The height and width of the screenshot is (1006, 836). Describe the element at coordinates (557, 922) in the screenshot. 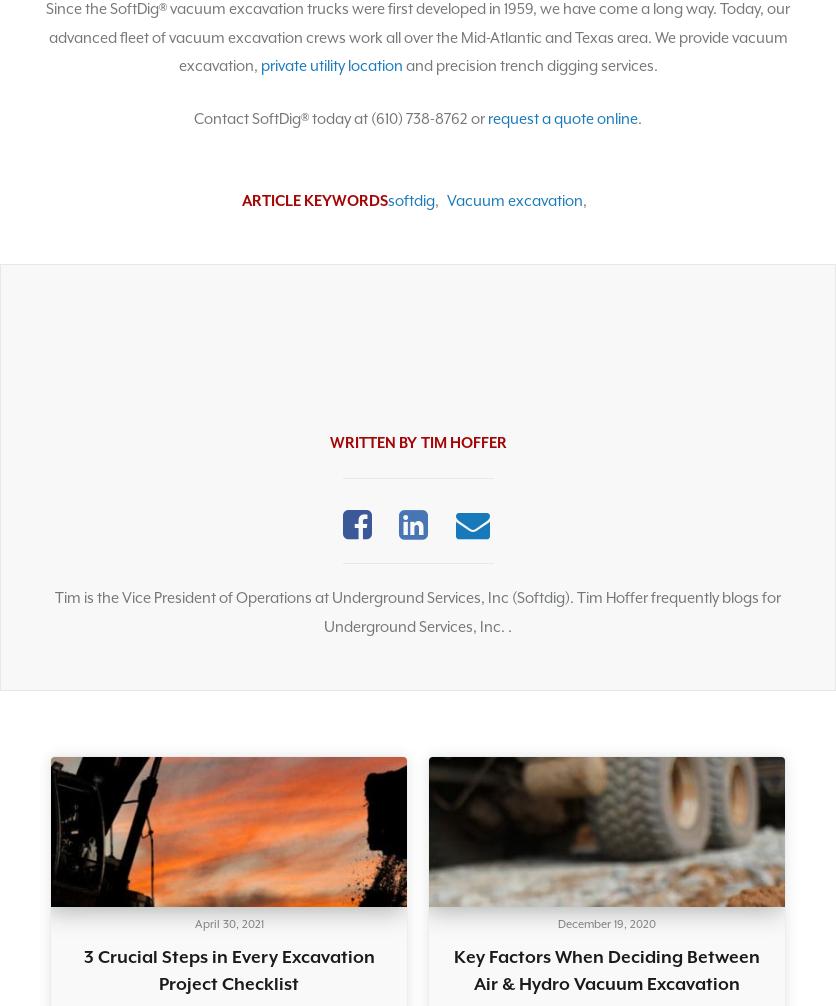

I see `'December 19, 2020'` at that location.